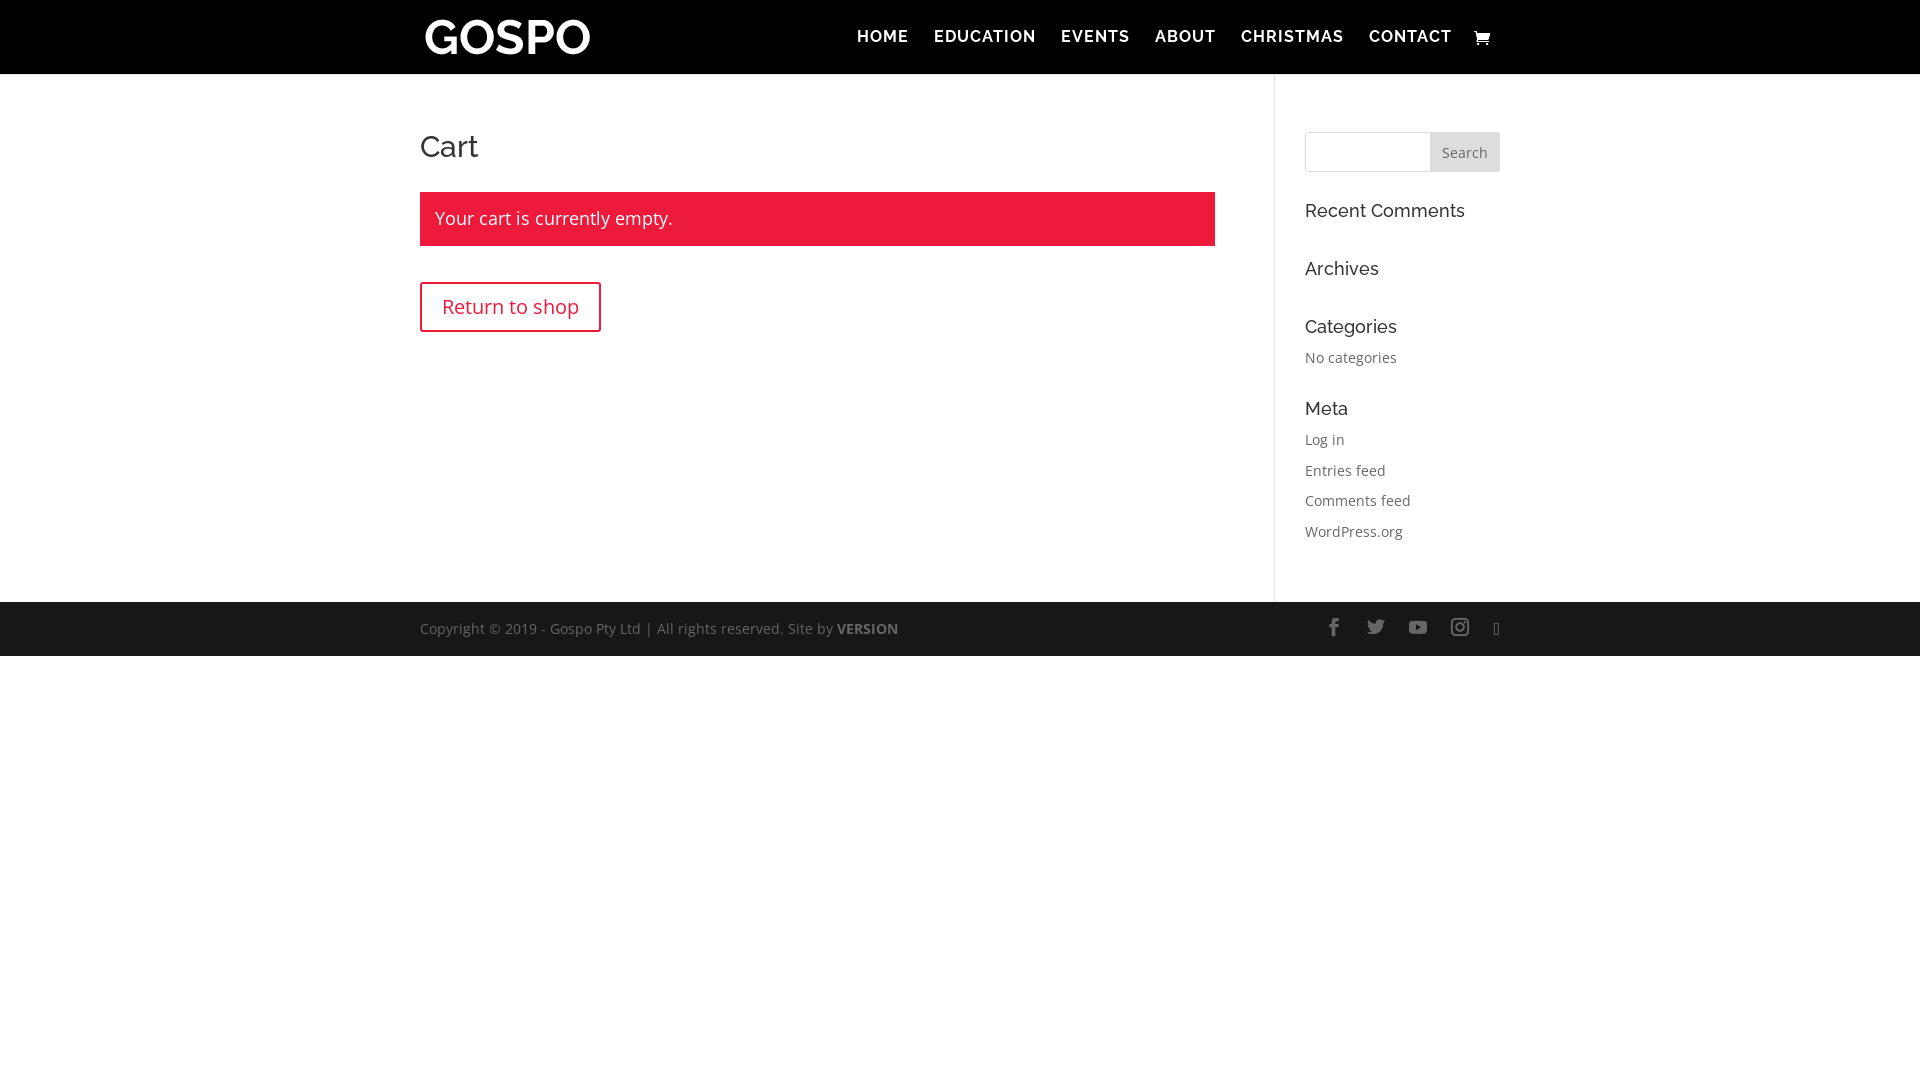  Describe the element at coordinates (1409, 50) in the screenshot. I see `'CONTACT'` at that location.